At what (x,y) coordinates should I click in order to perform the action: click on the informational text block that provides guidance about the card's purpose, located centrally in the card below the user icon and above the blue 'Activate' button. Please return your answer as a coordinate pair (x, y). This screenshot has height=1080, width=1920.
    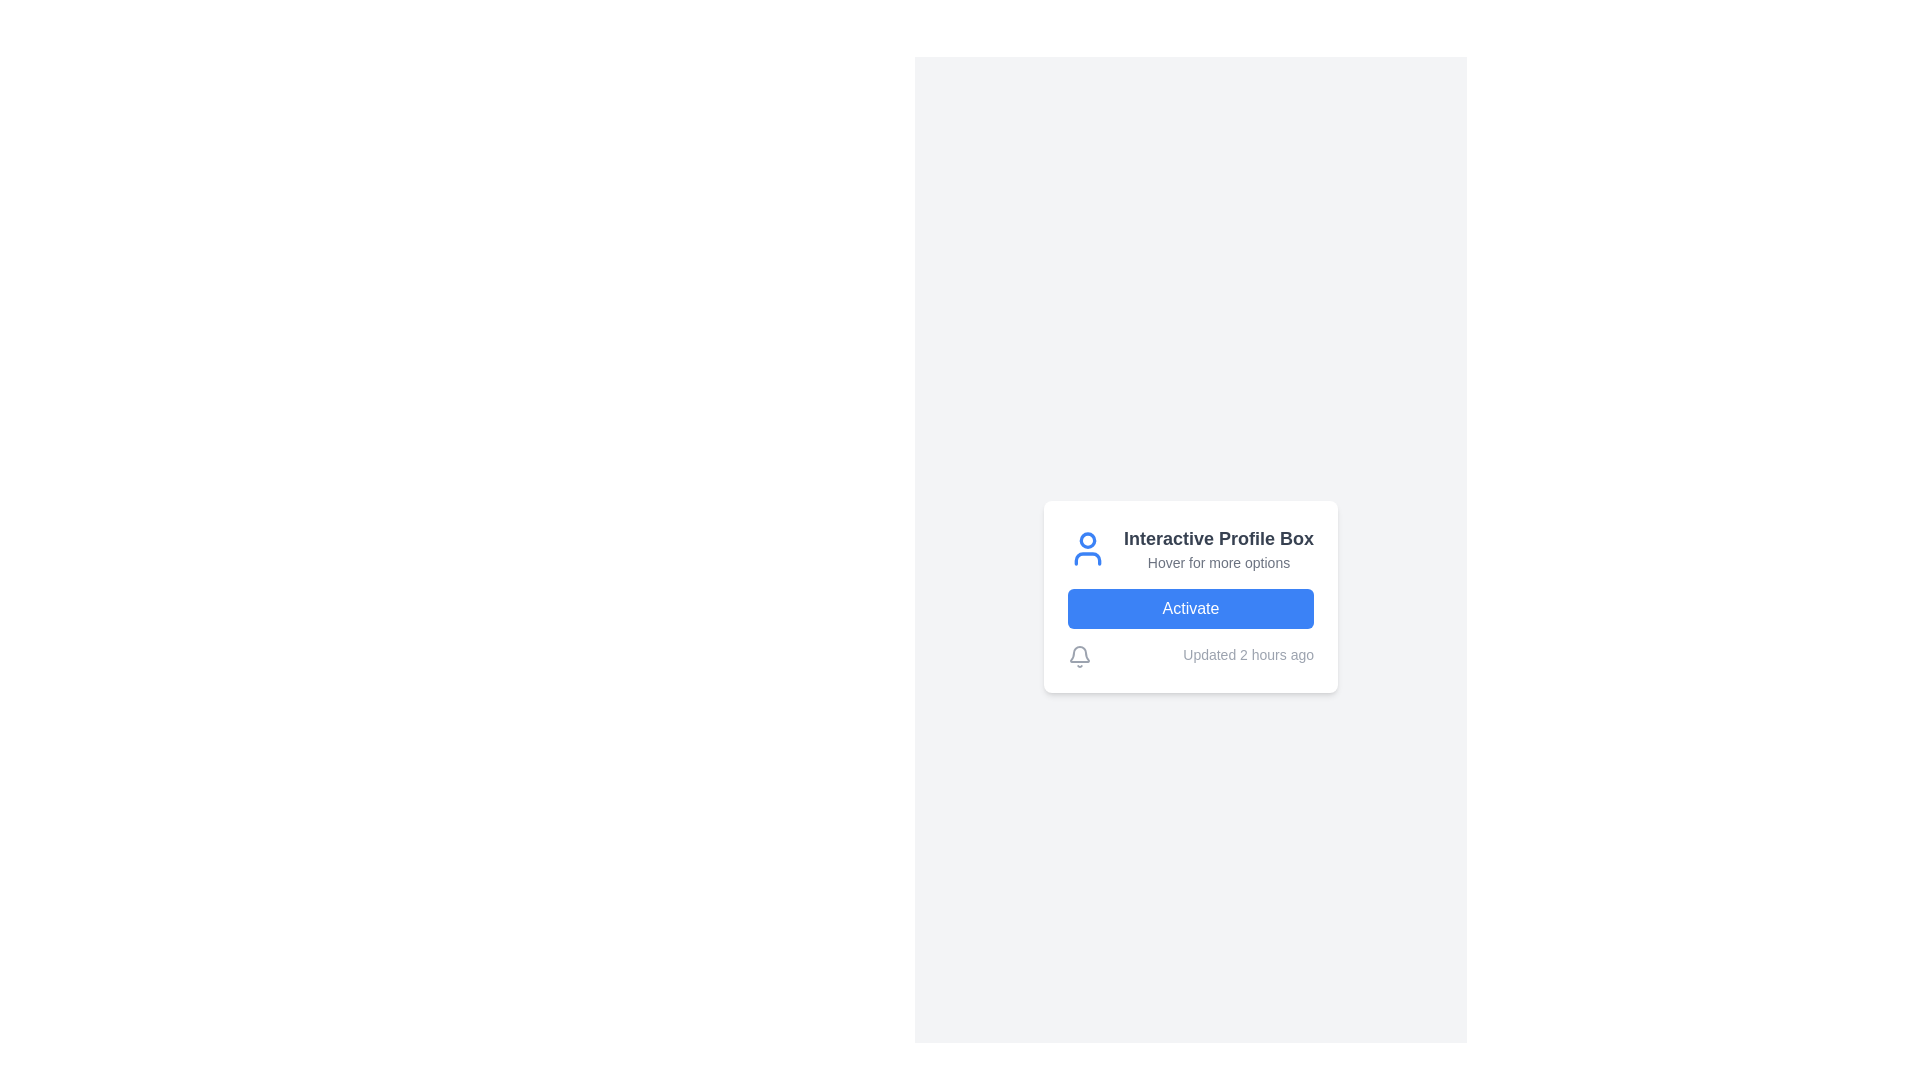
    Looking at the image, I should click on (1218, 548).